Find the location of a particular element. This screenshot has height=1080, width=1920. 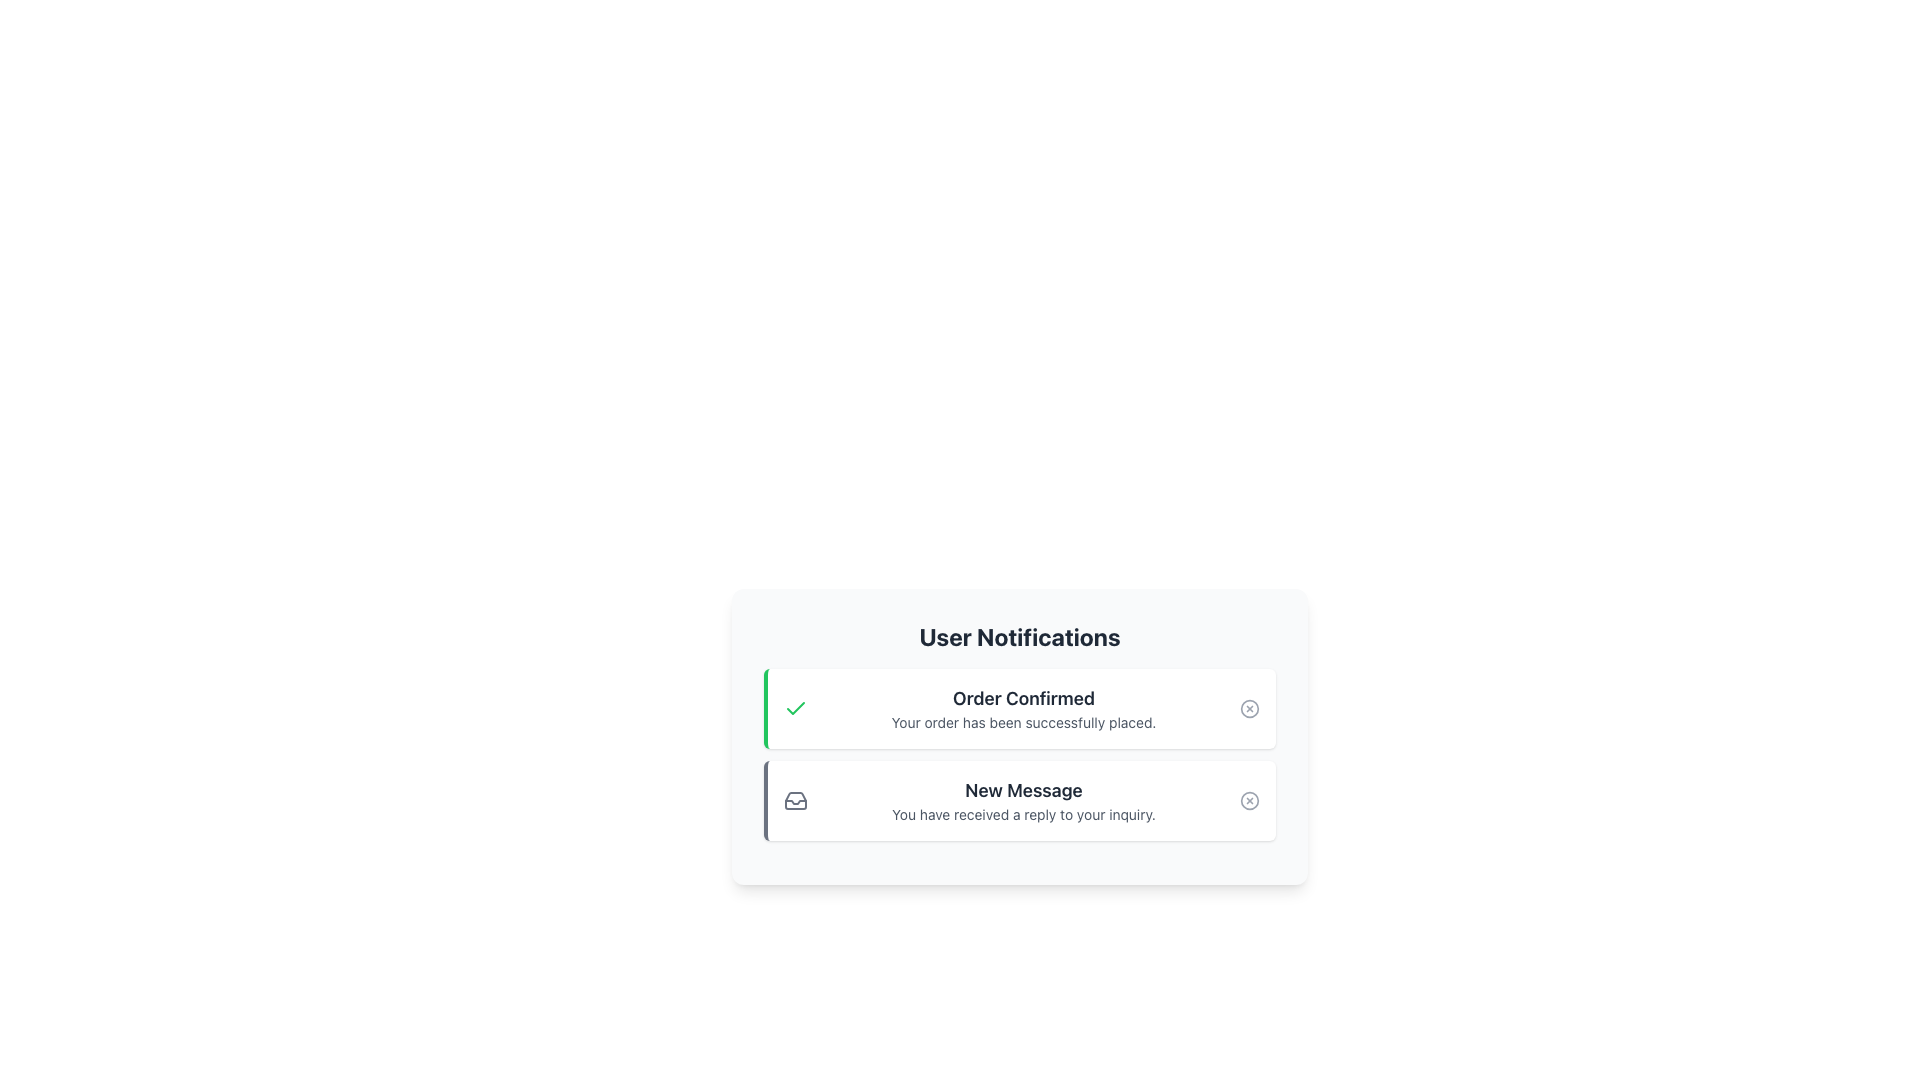

the text label displaying the message 'You have received a reply to your inquiry.' which is positioned below the heading 'New Message' within a notification card is located at coordinates (1023, 814).